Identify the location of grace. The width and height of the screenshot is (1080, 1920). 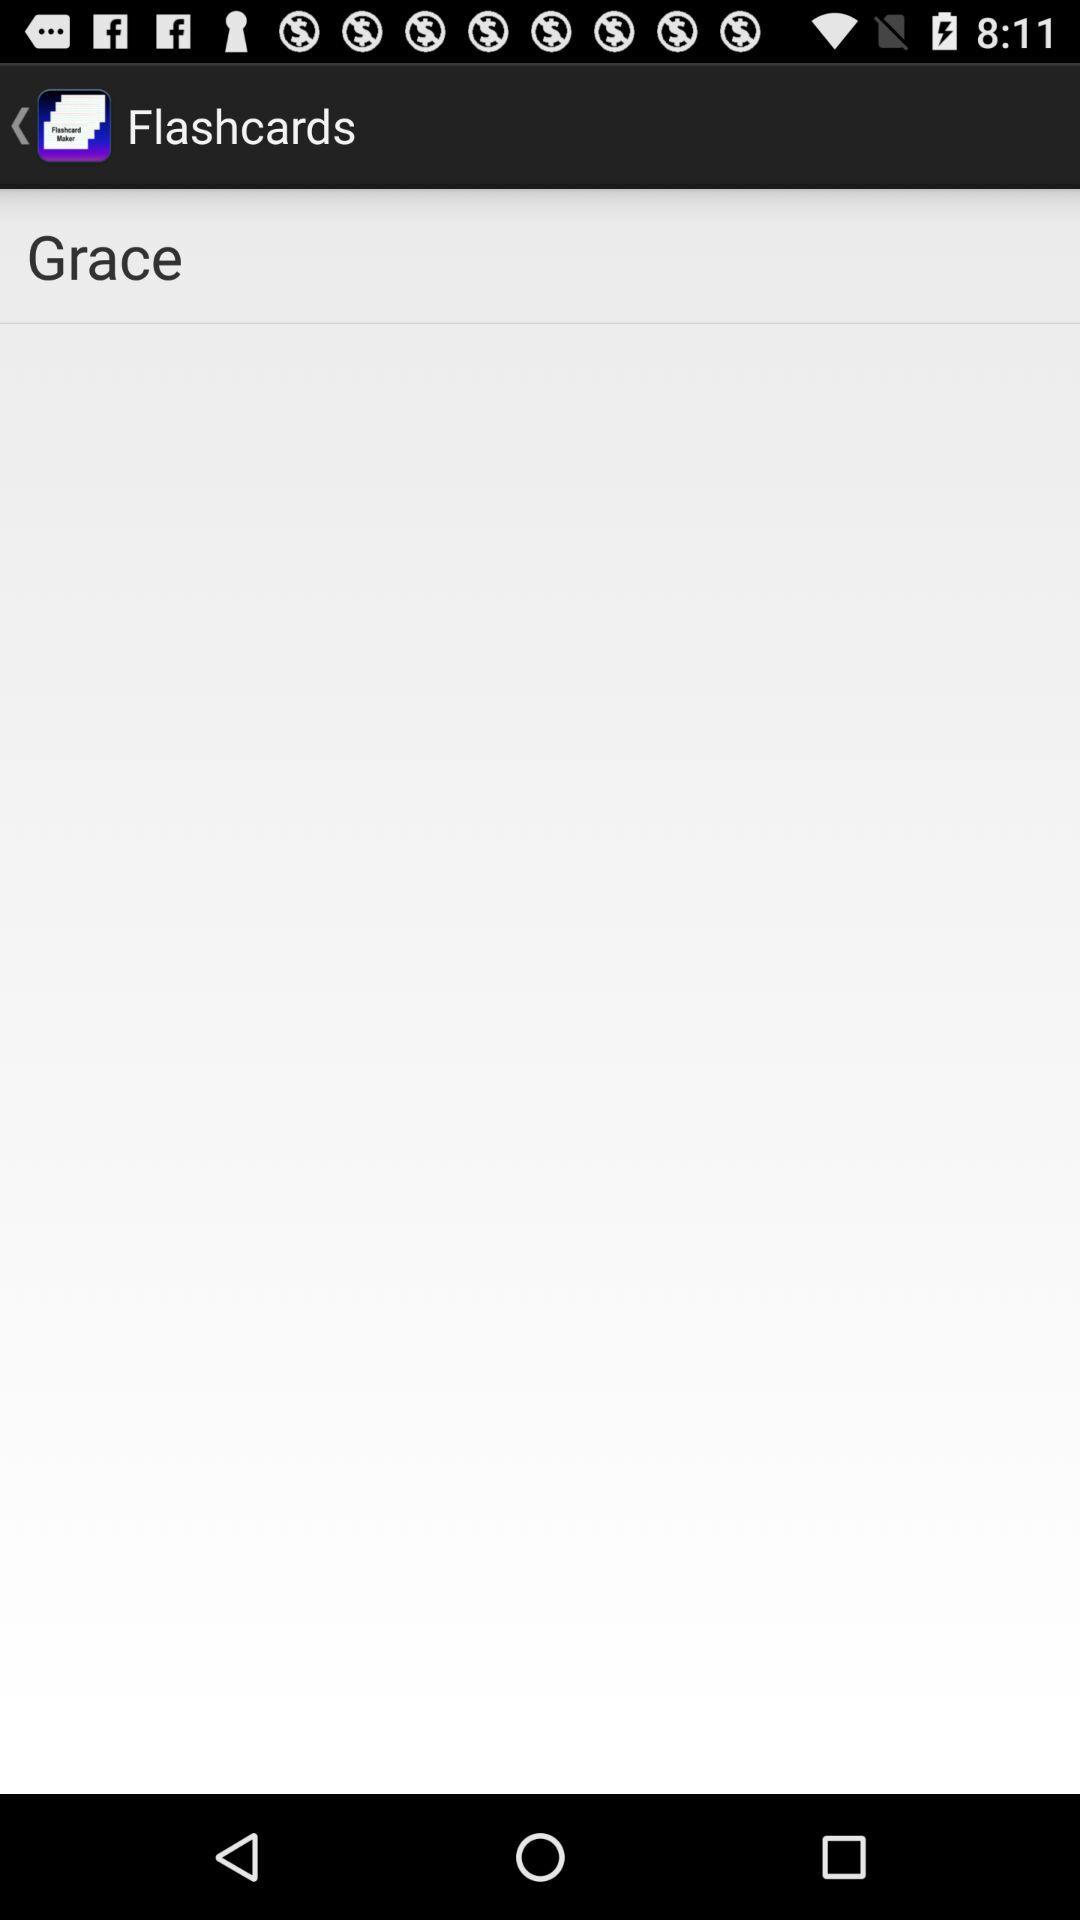
(540, 254).